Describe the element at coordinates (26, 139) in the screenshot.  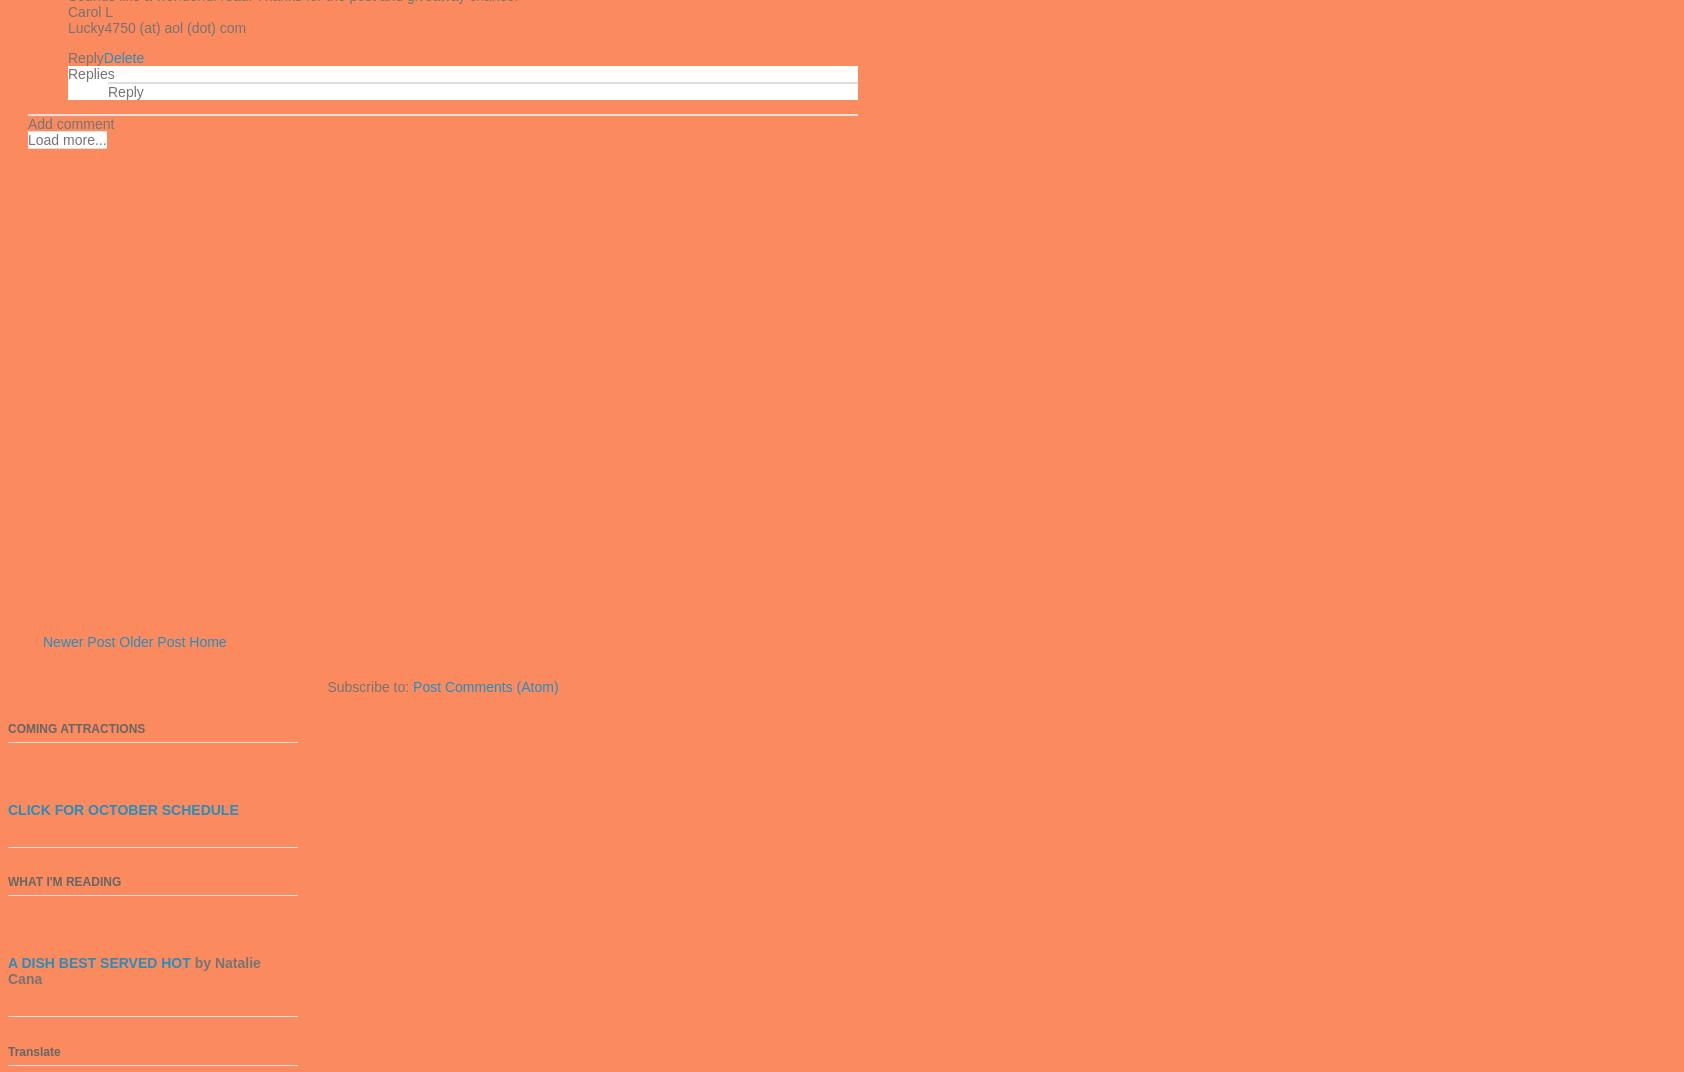
I see `'Load more...'` at that location.